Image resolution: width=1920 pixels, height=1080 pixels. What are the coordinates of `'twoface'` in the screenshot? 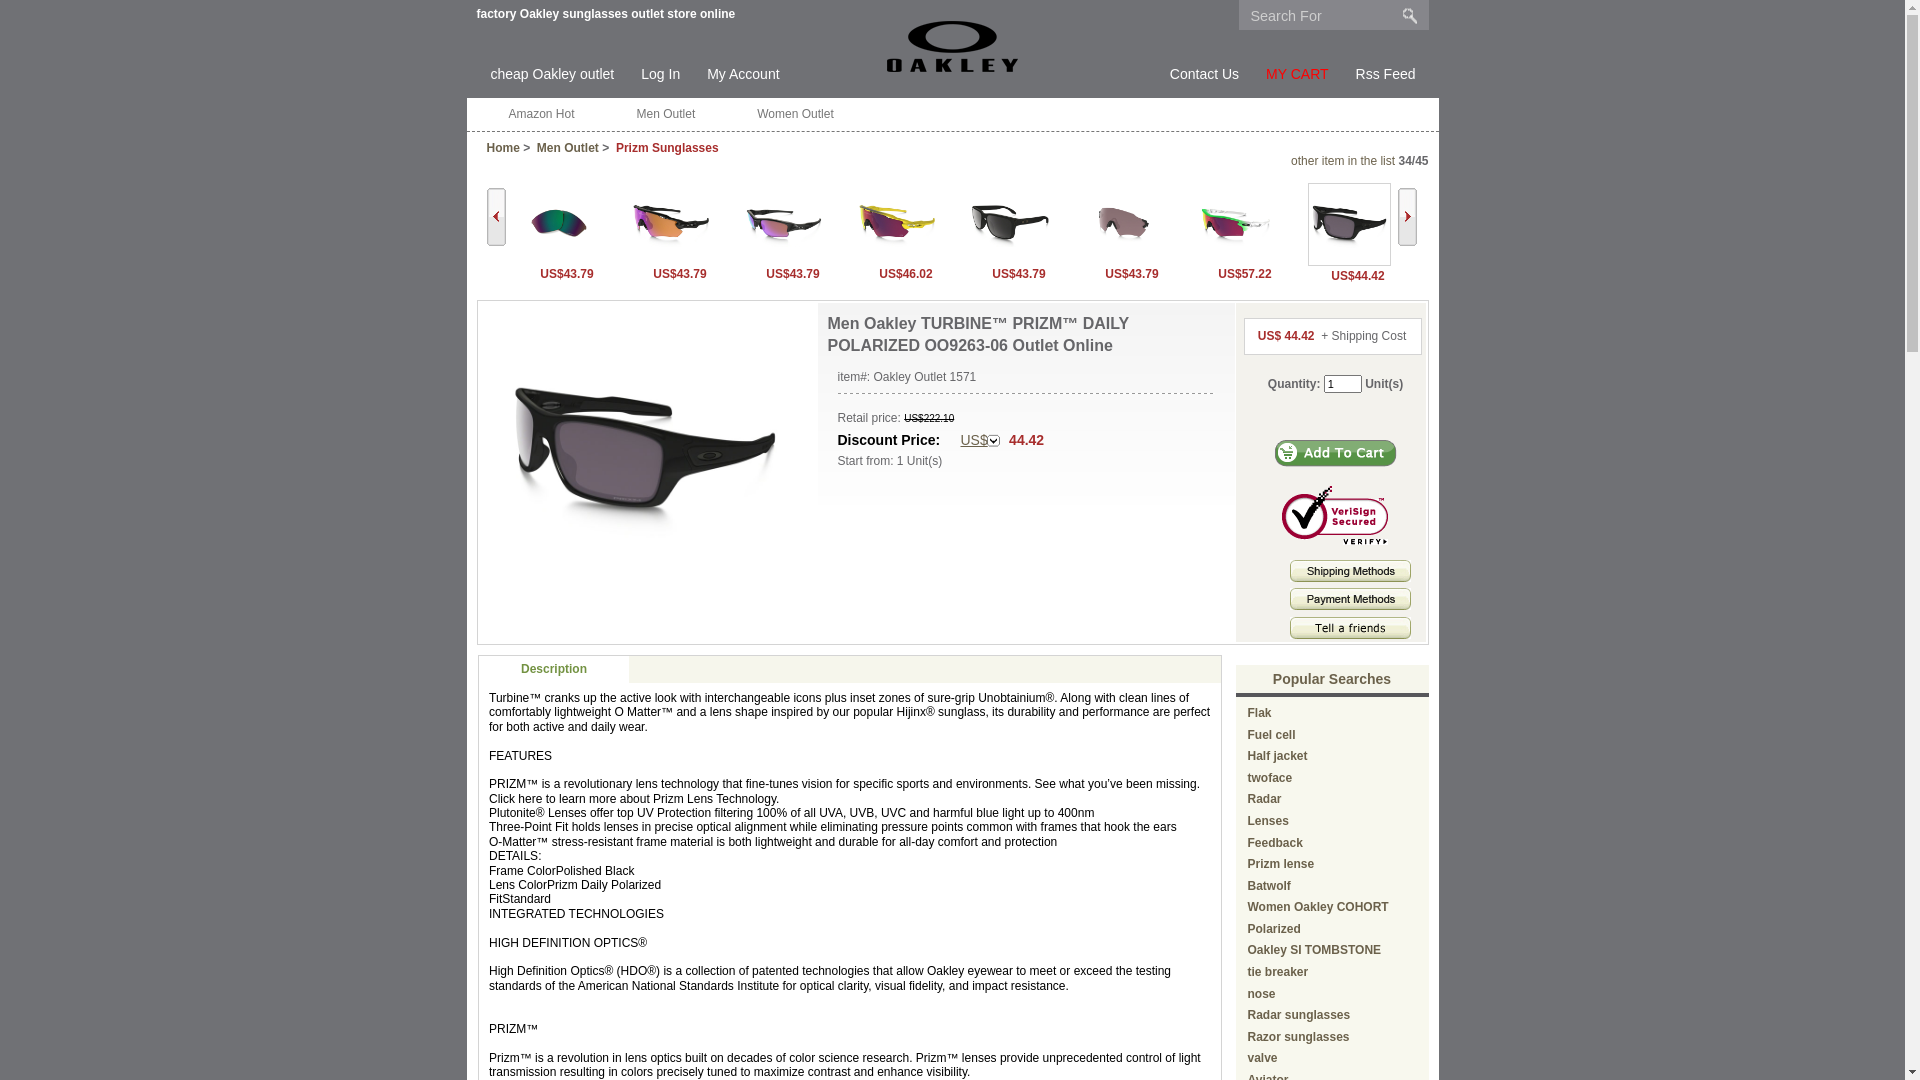 It's located at (1269, 777).